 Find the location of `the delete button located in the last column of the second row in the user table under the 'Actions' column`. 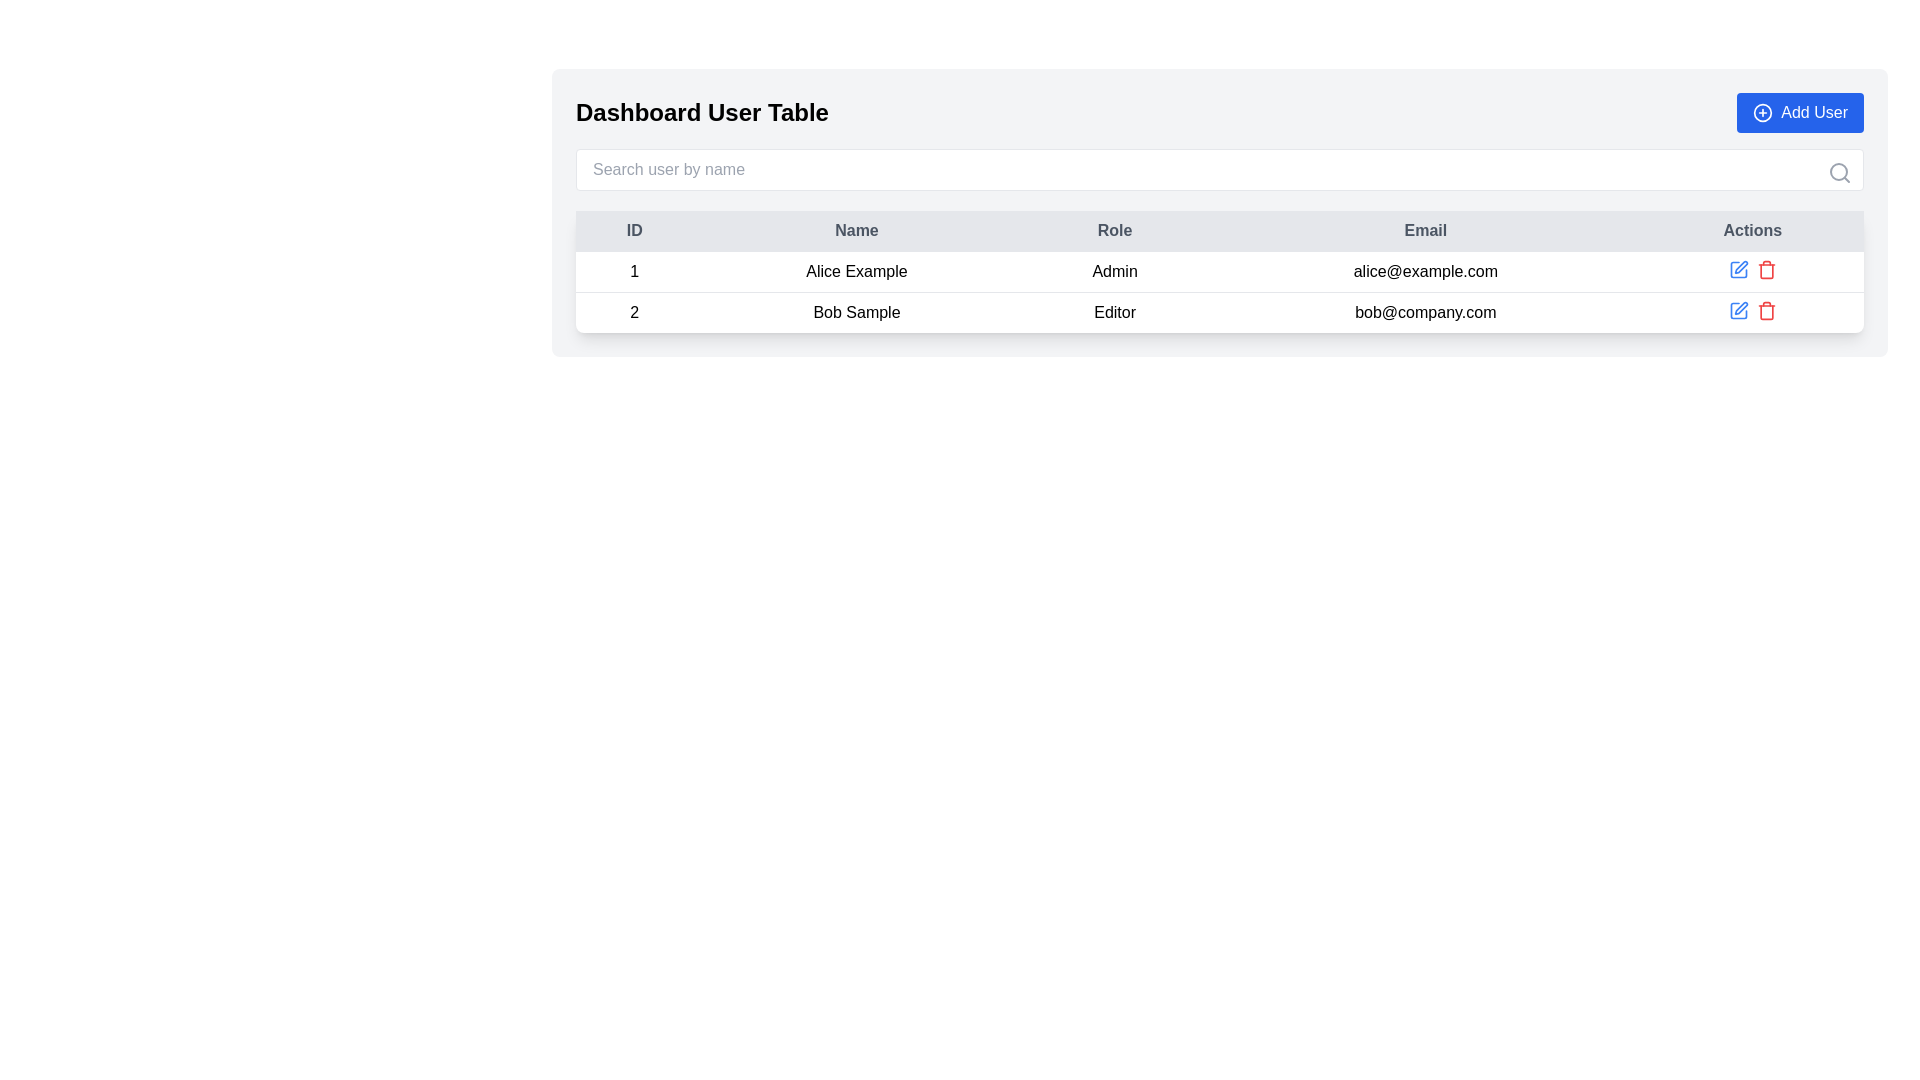

the delete button located in the last column of the second row in the user table under the 'Actions' column is located at coordinates (1766, 311).